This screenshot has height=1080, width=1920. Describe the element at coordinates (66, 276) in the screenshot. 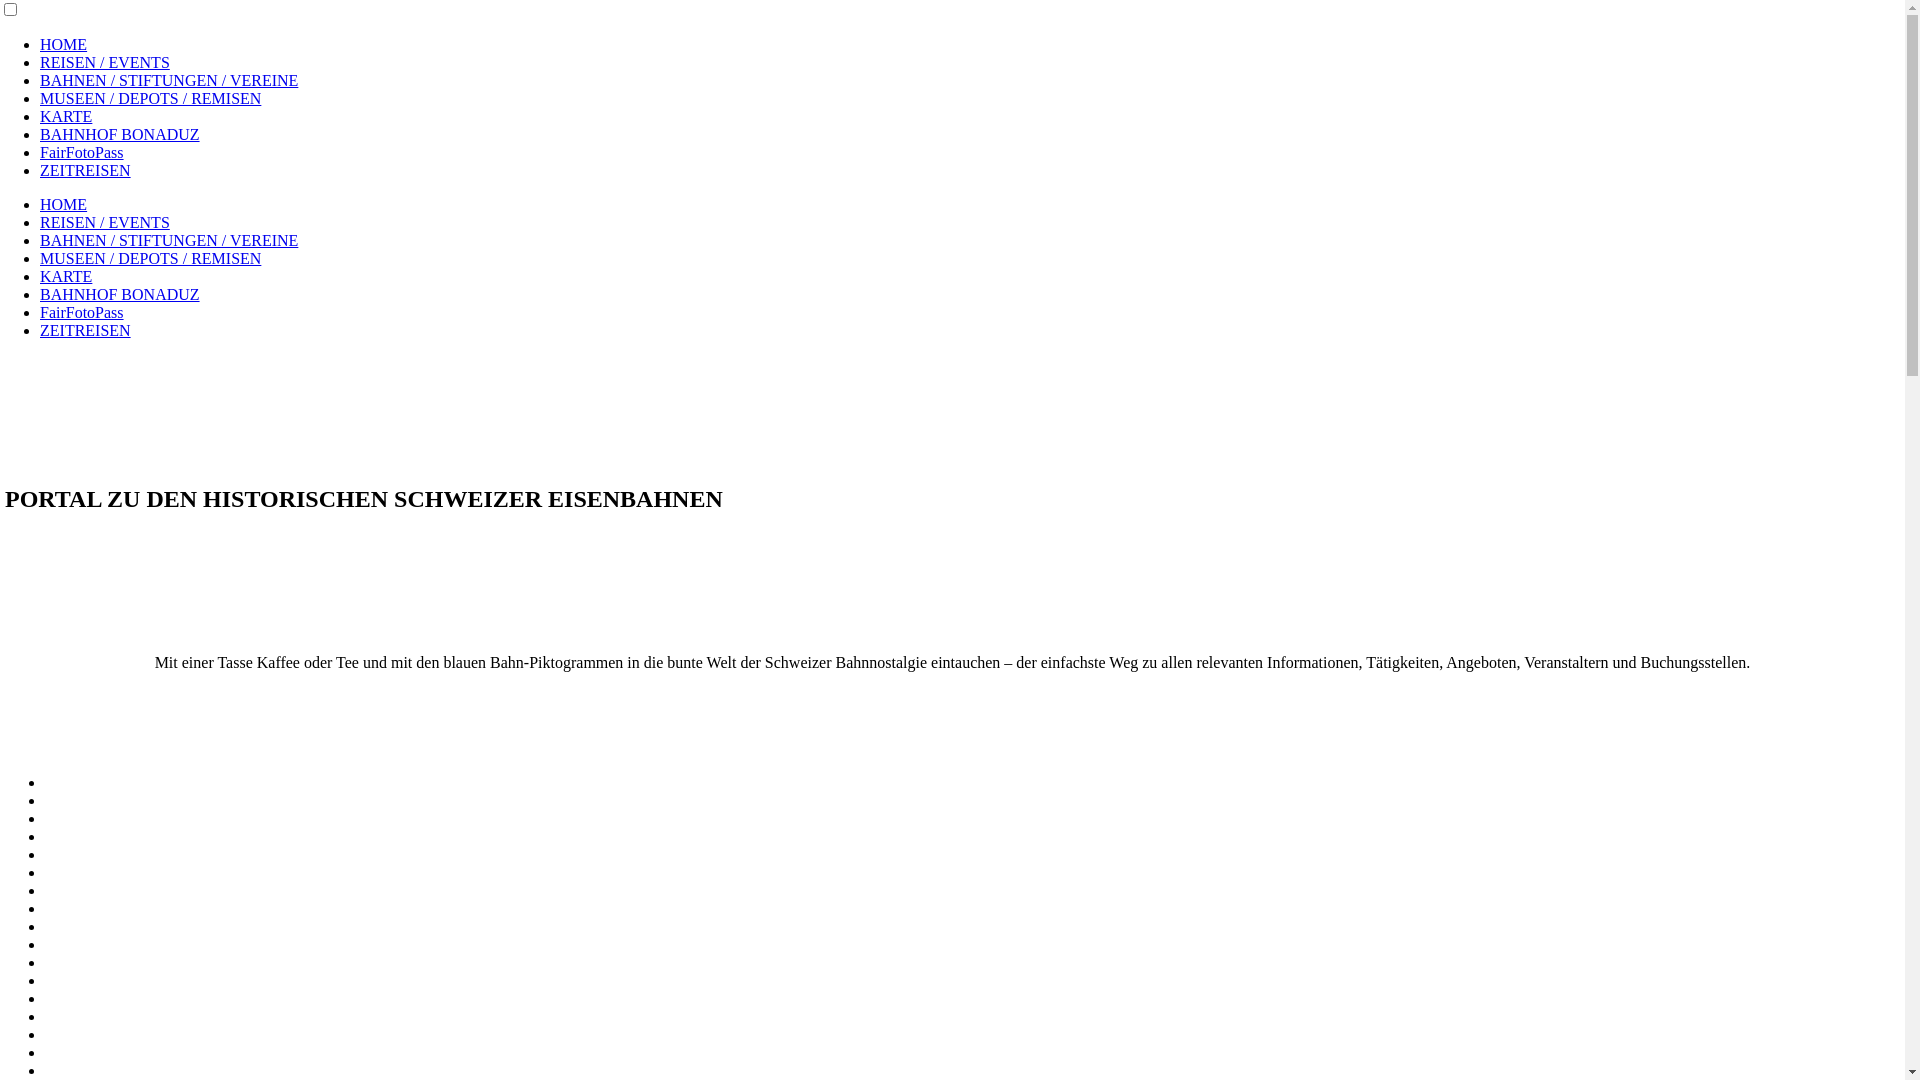

I see `'KARTE'` at that location.